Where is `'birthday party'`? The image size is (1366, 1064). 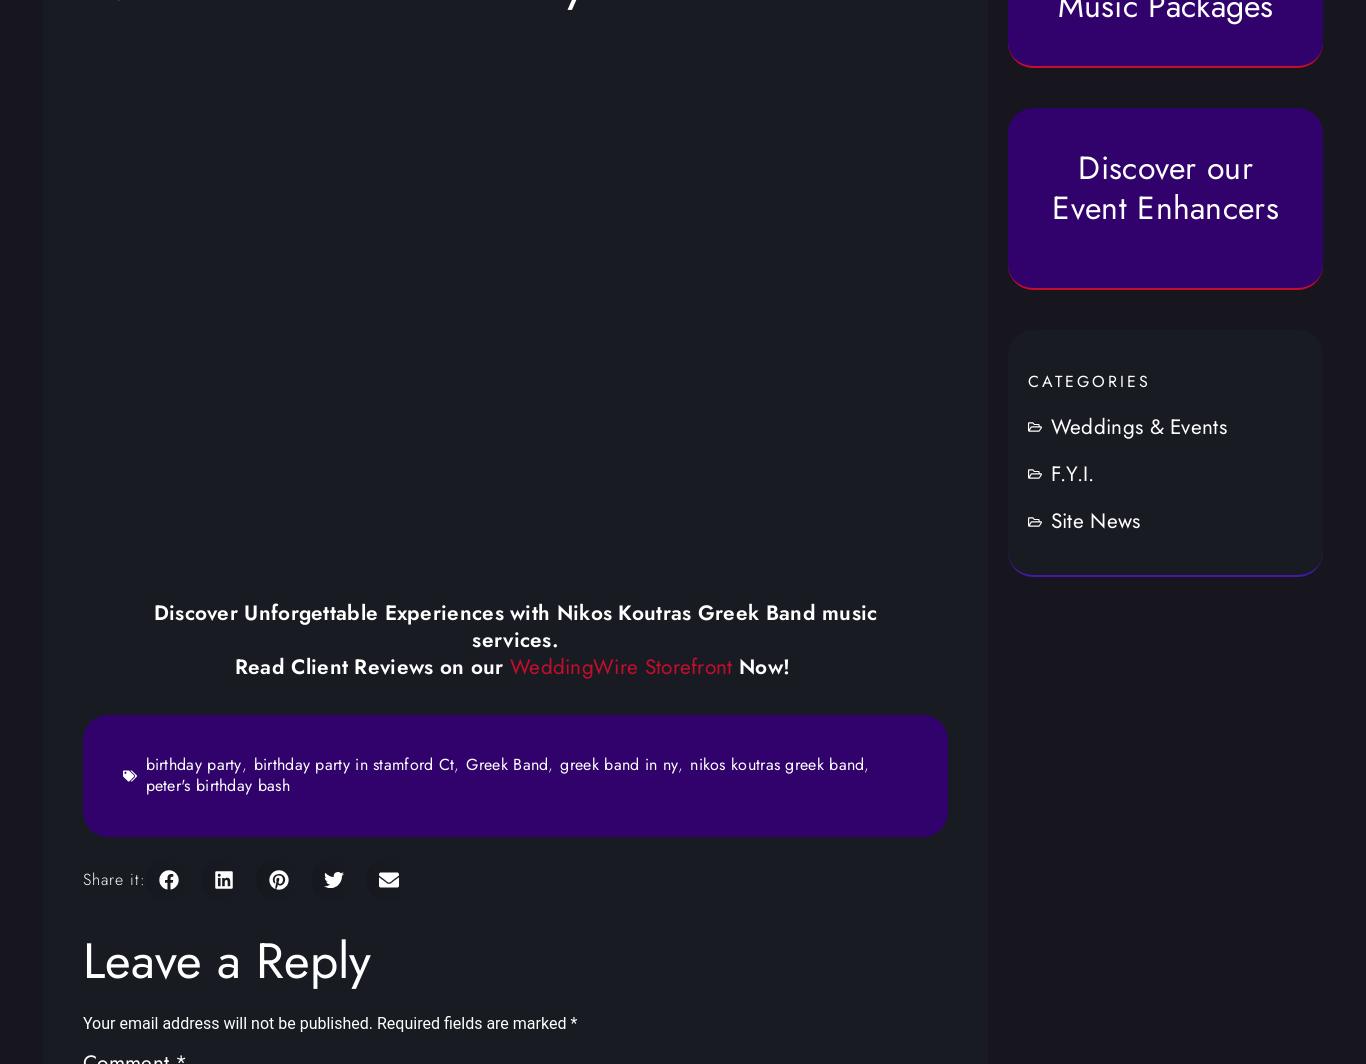
'birthday party' is located at coordinates (192, 764).